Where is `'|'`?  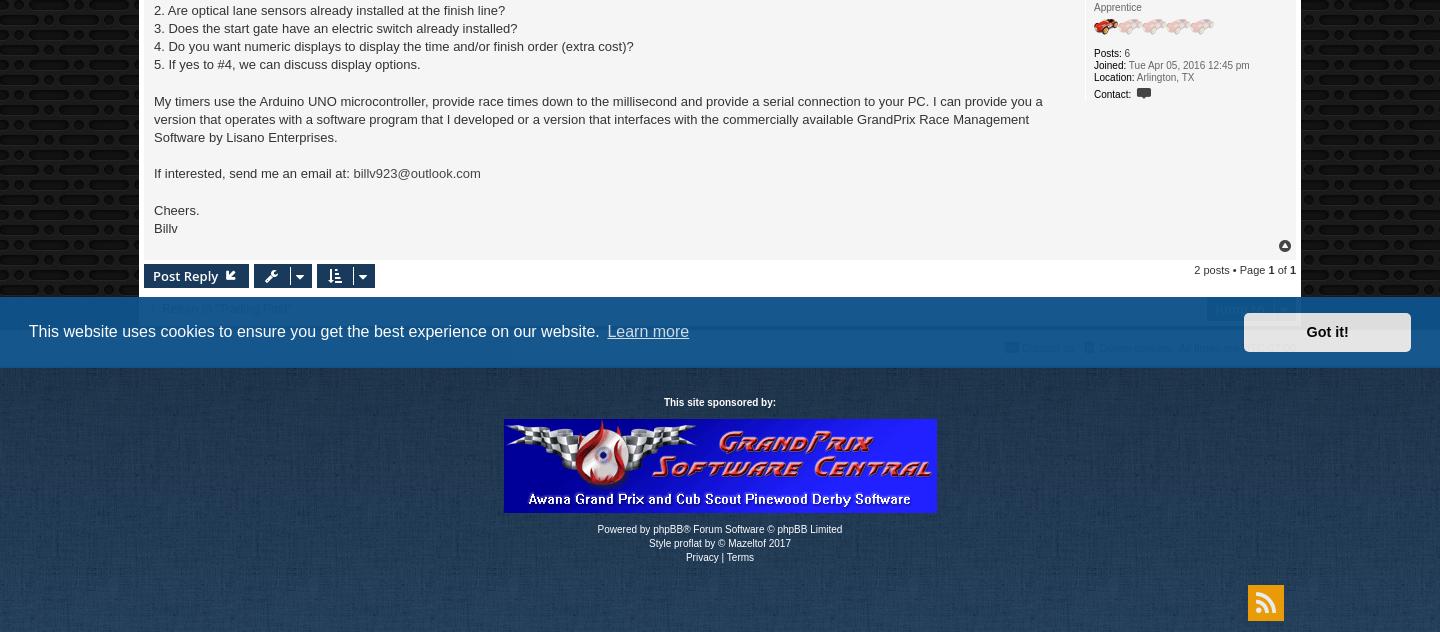 '|' is located at coordinates (717, 555).